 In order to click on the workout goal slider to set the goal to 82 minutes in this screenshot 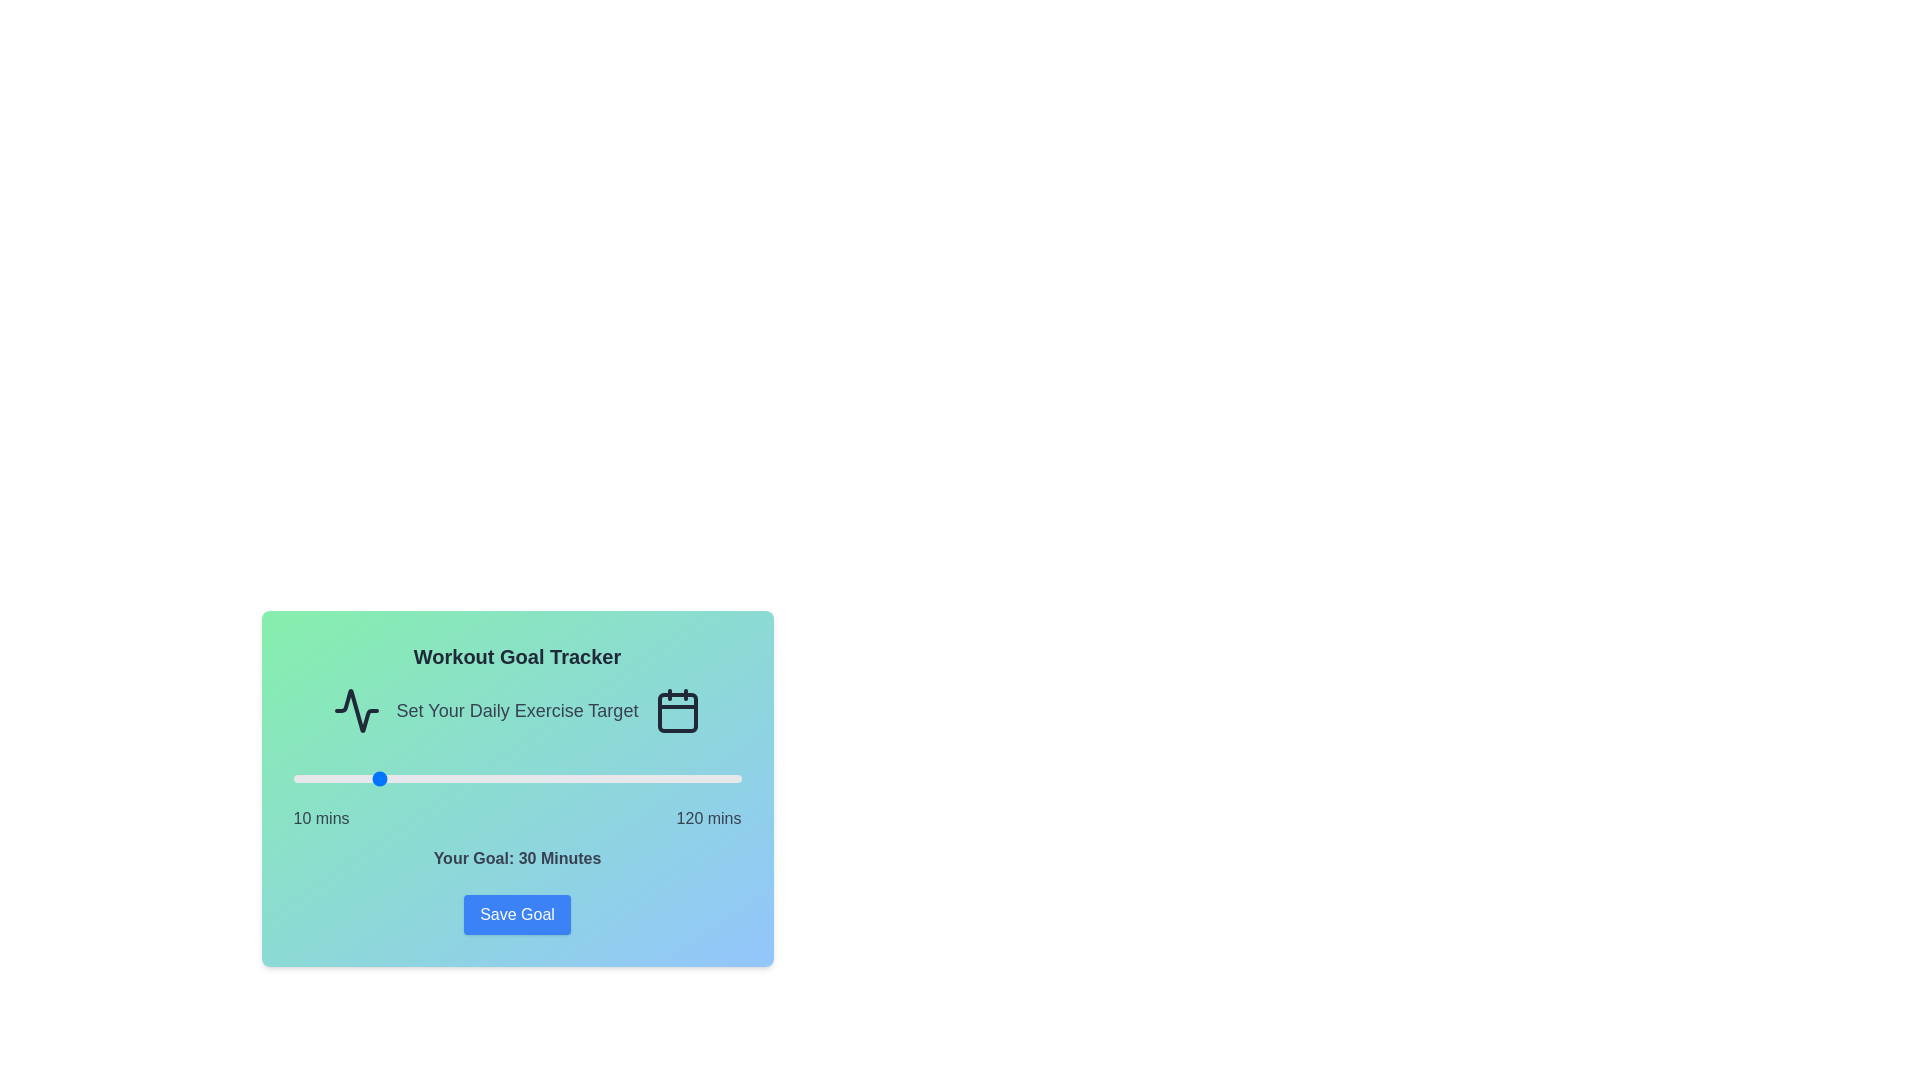, I will do `click(585, 778)`.